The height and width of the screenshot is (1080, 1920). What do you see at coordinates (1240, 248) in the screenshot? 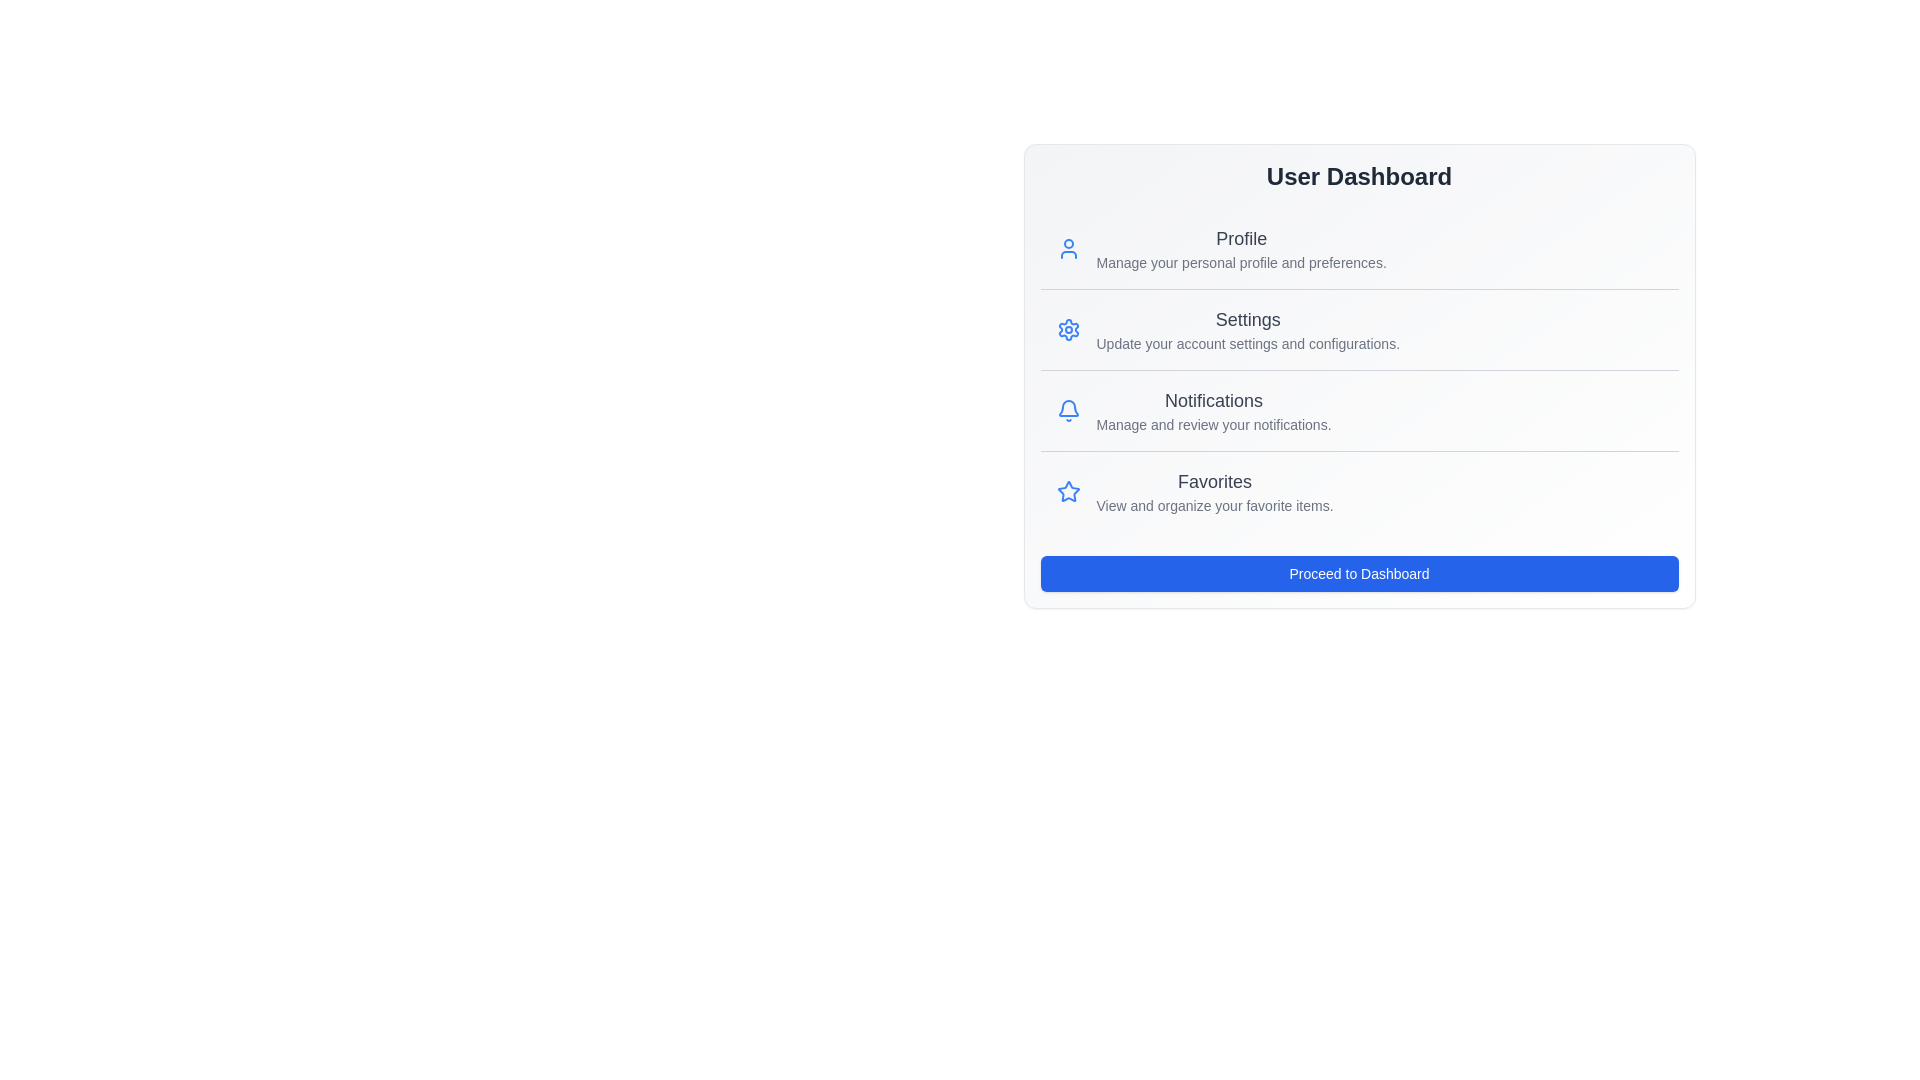
I see `the 'Profile' text element, which displays the heading 'Profile' in bold and a descriptive text 'Manage your personal profile and preferences.' underneath, located on the right-hand side of the 'User Dashboard'` at bounding box center [1240, 248].